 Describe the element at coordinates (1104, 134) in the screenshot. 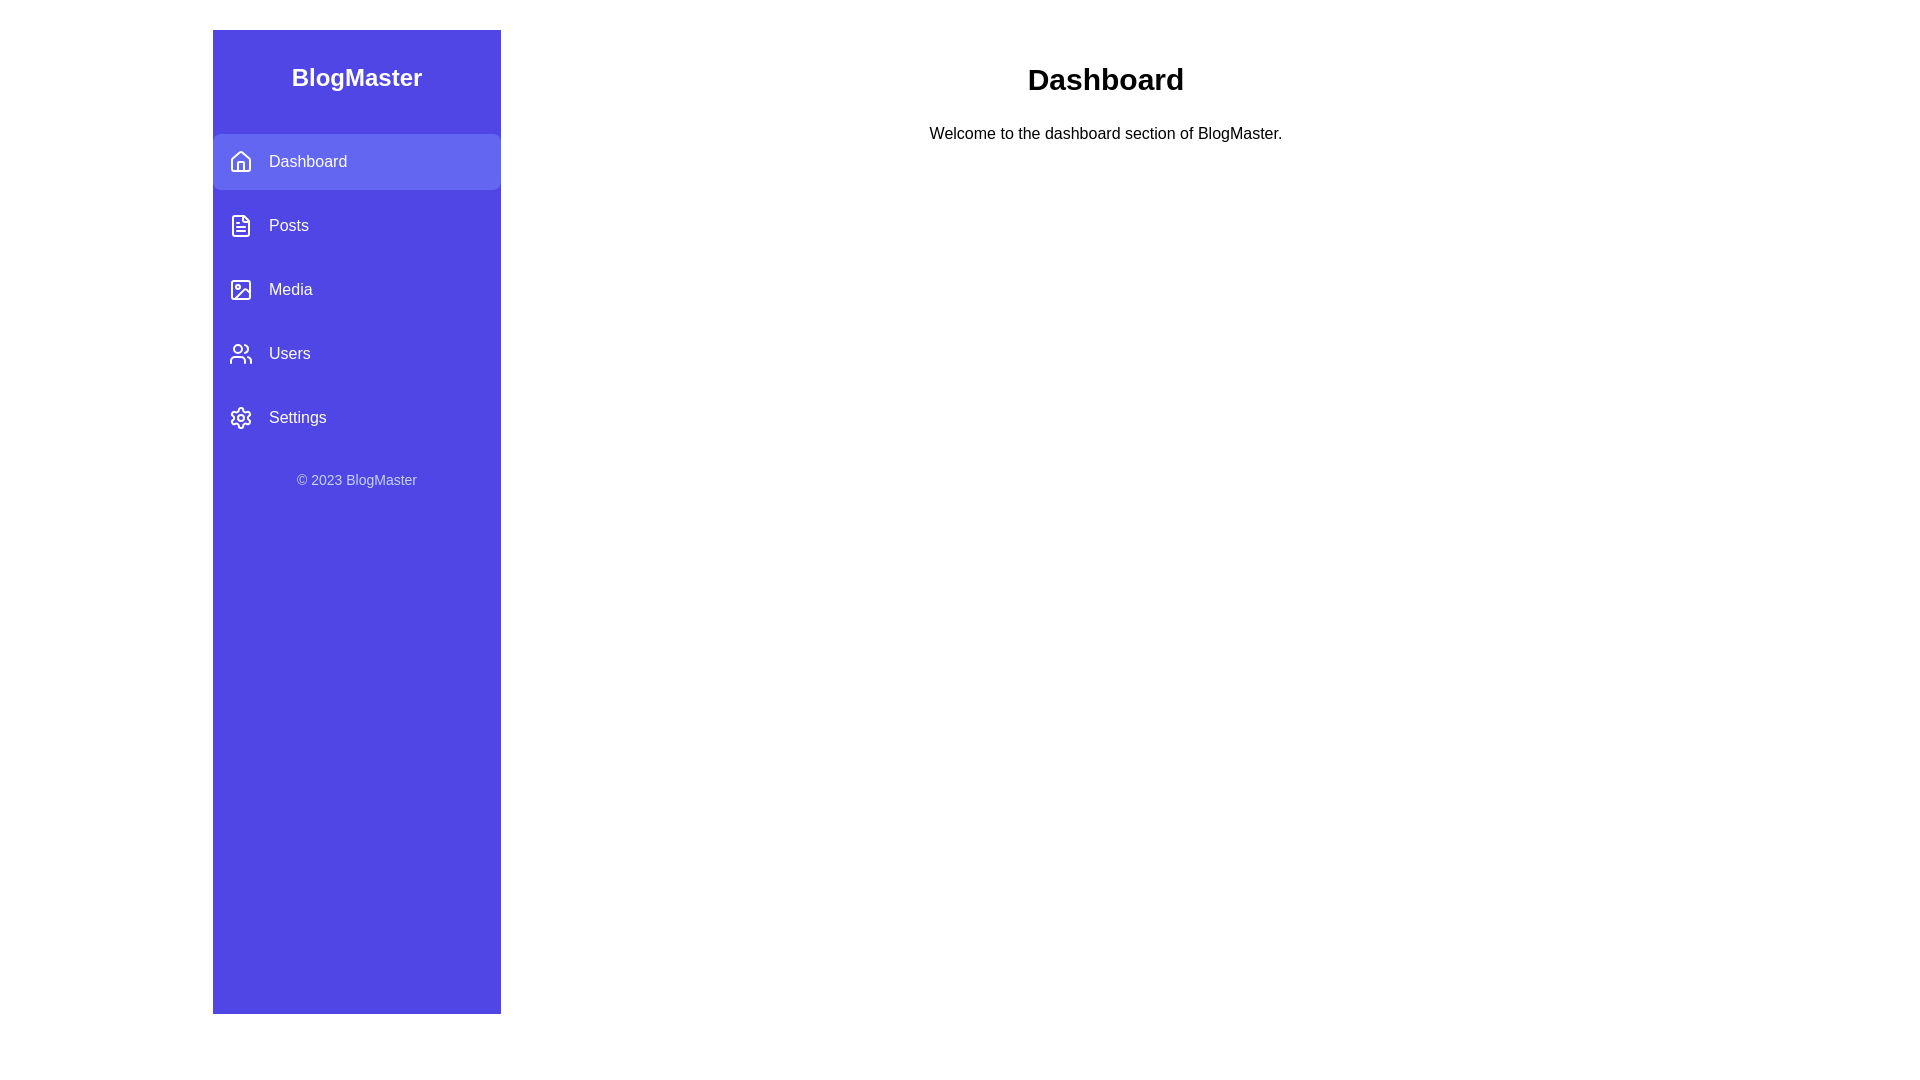

I see `the welcoming message text display located below the 'Dashboard' heading in the main content area of BlogMaster` at that location.